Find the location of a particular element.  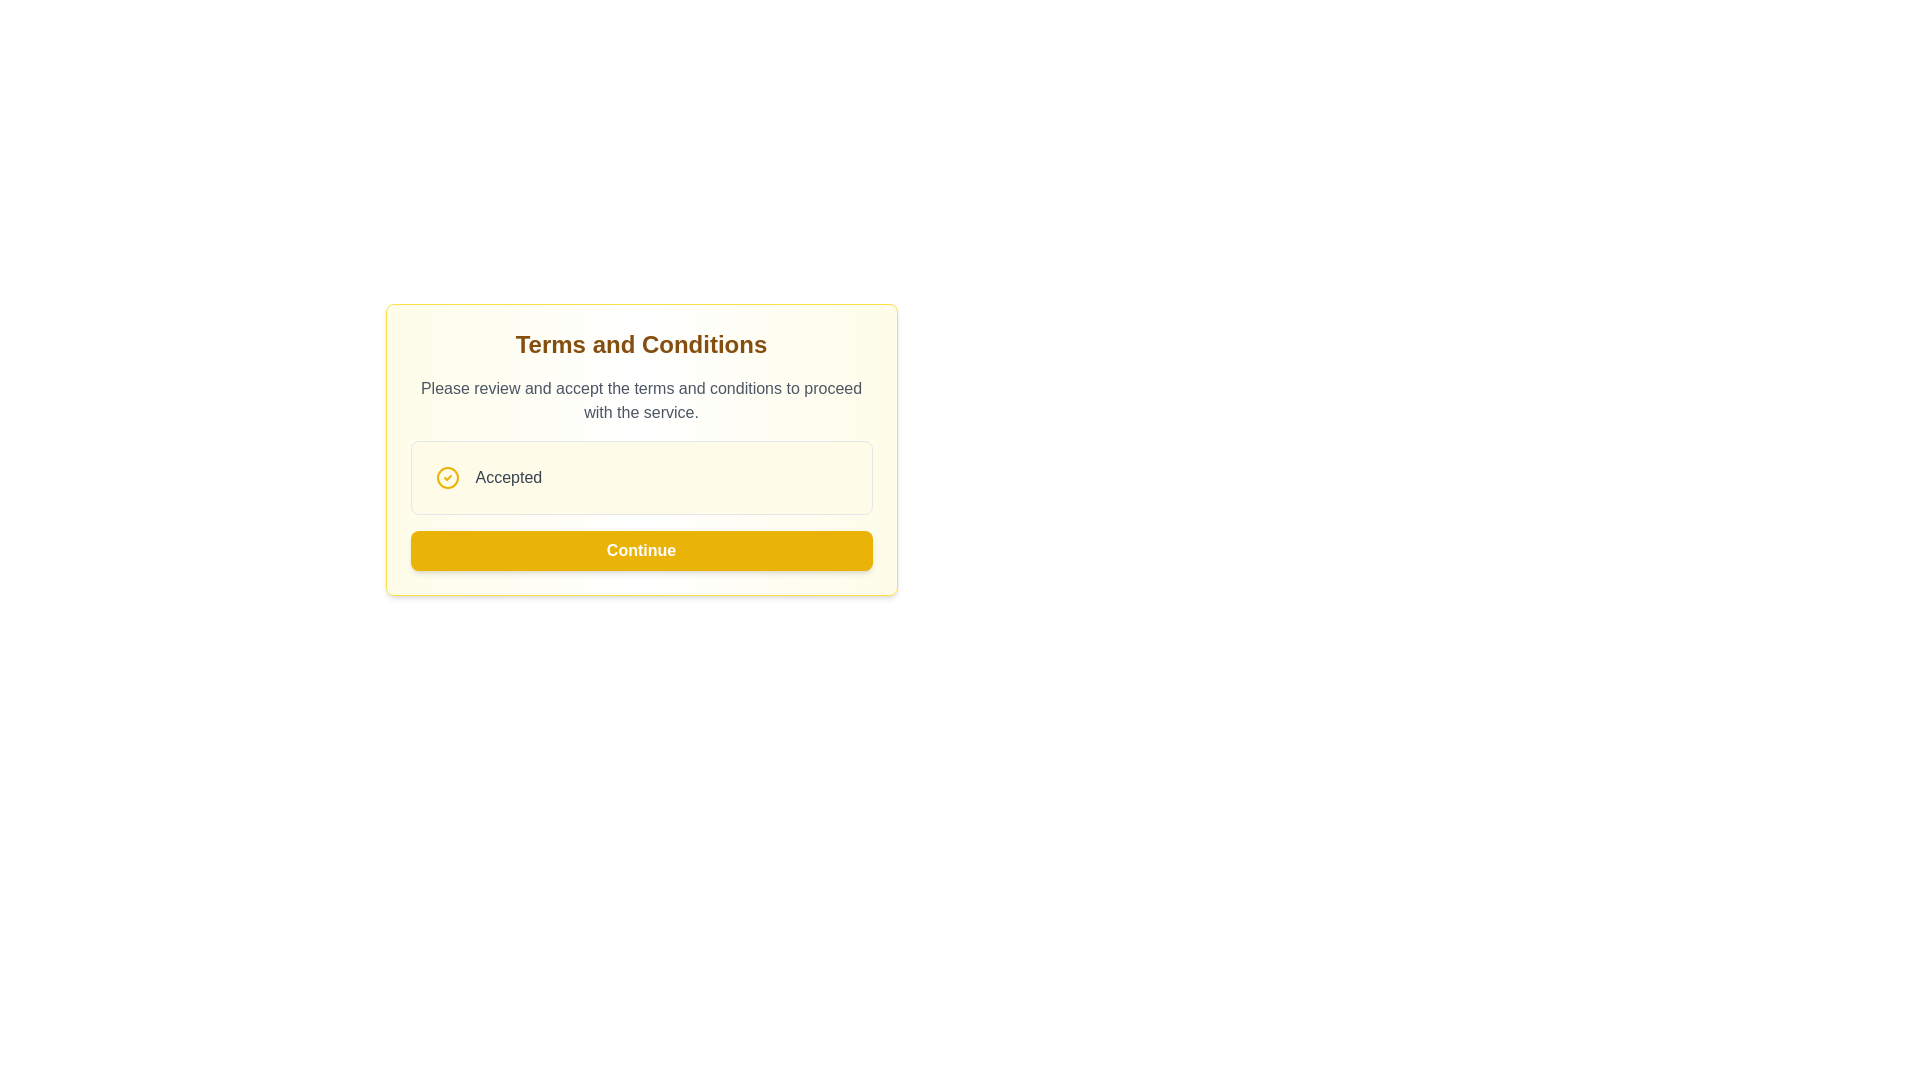

the decorative SVG Circle graphic associated with the checkbox for the 'Accepted' label, which is centrally located within the checkbox is located at coordinates (446, 478).